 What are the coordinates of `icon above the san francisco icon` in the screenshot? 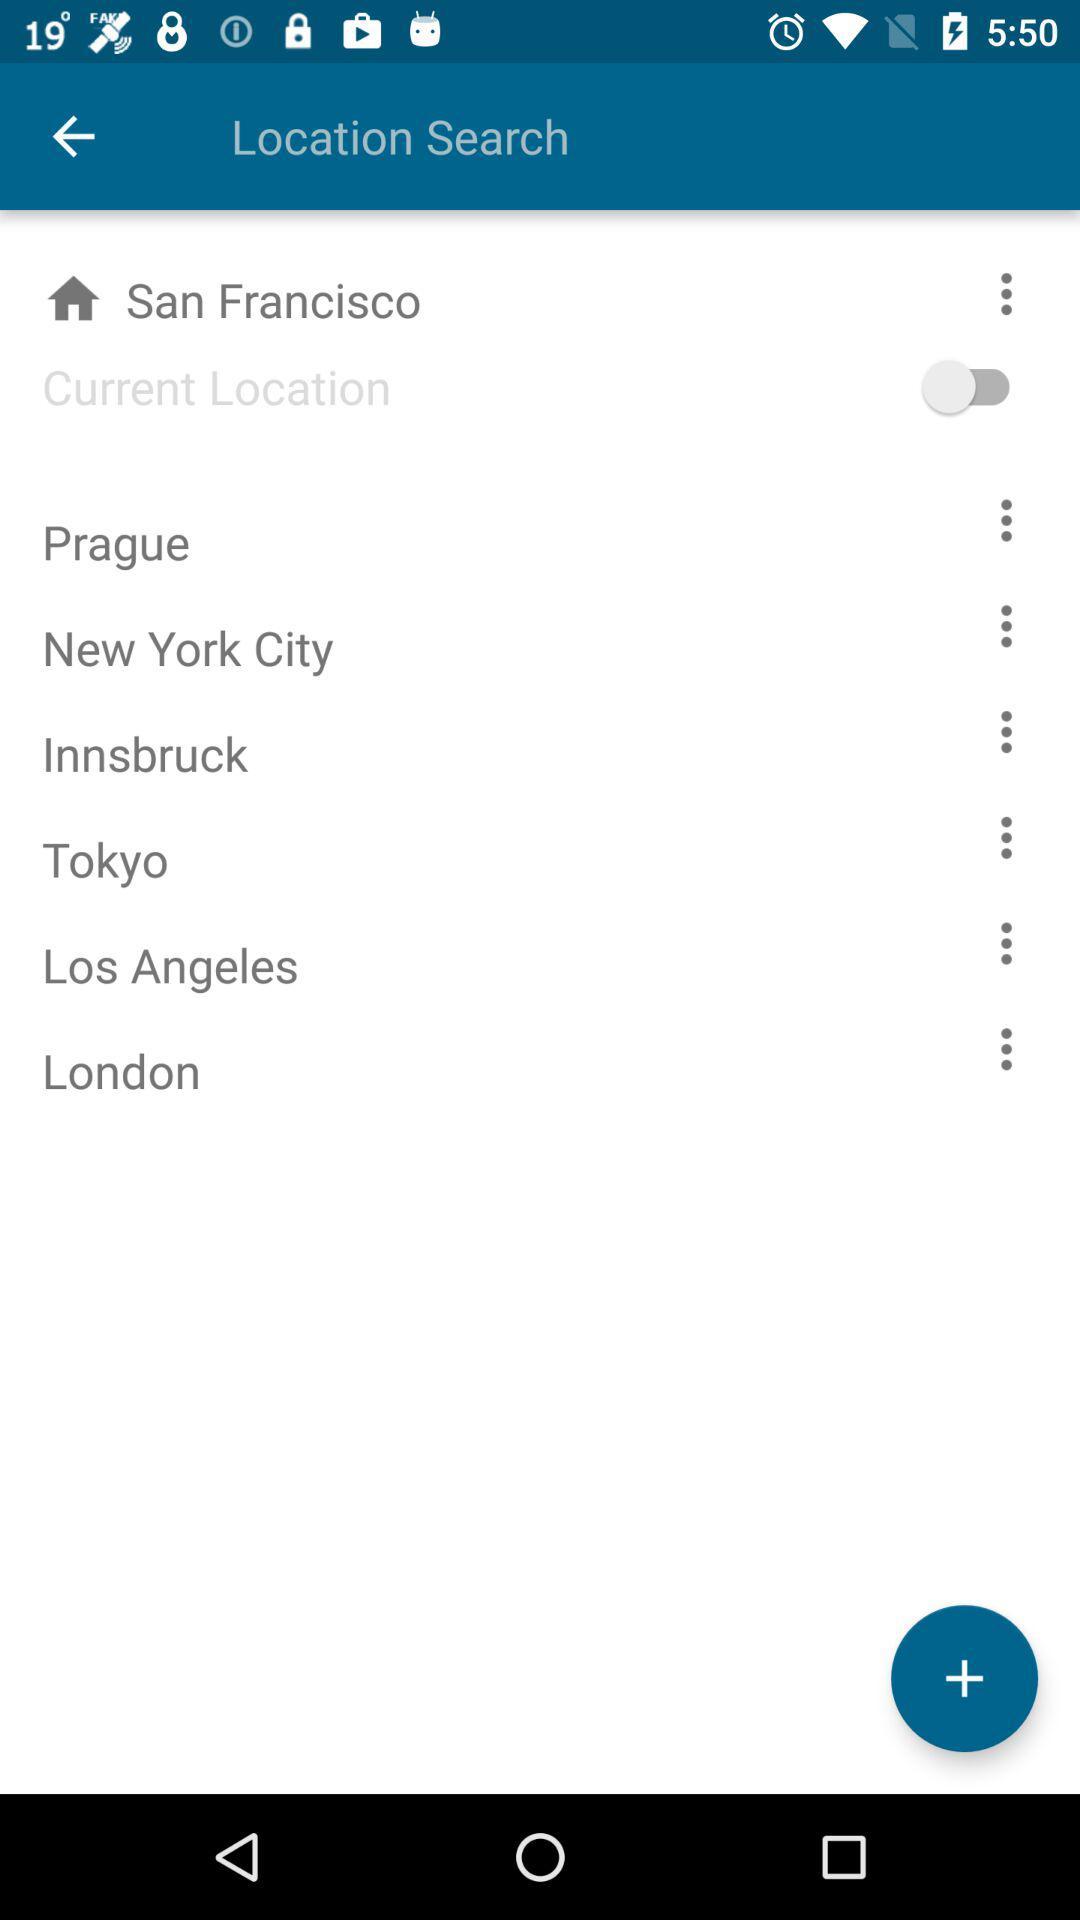 It's located at (72, 135).